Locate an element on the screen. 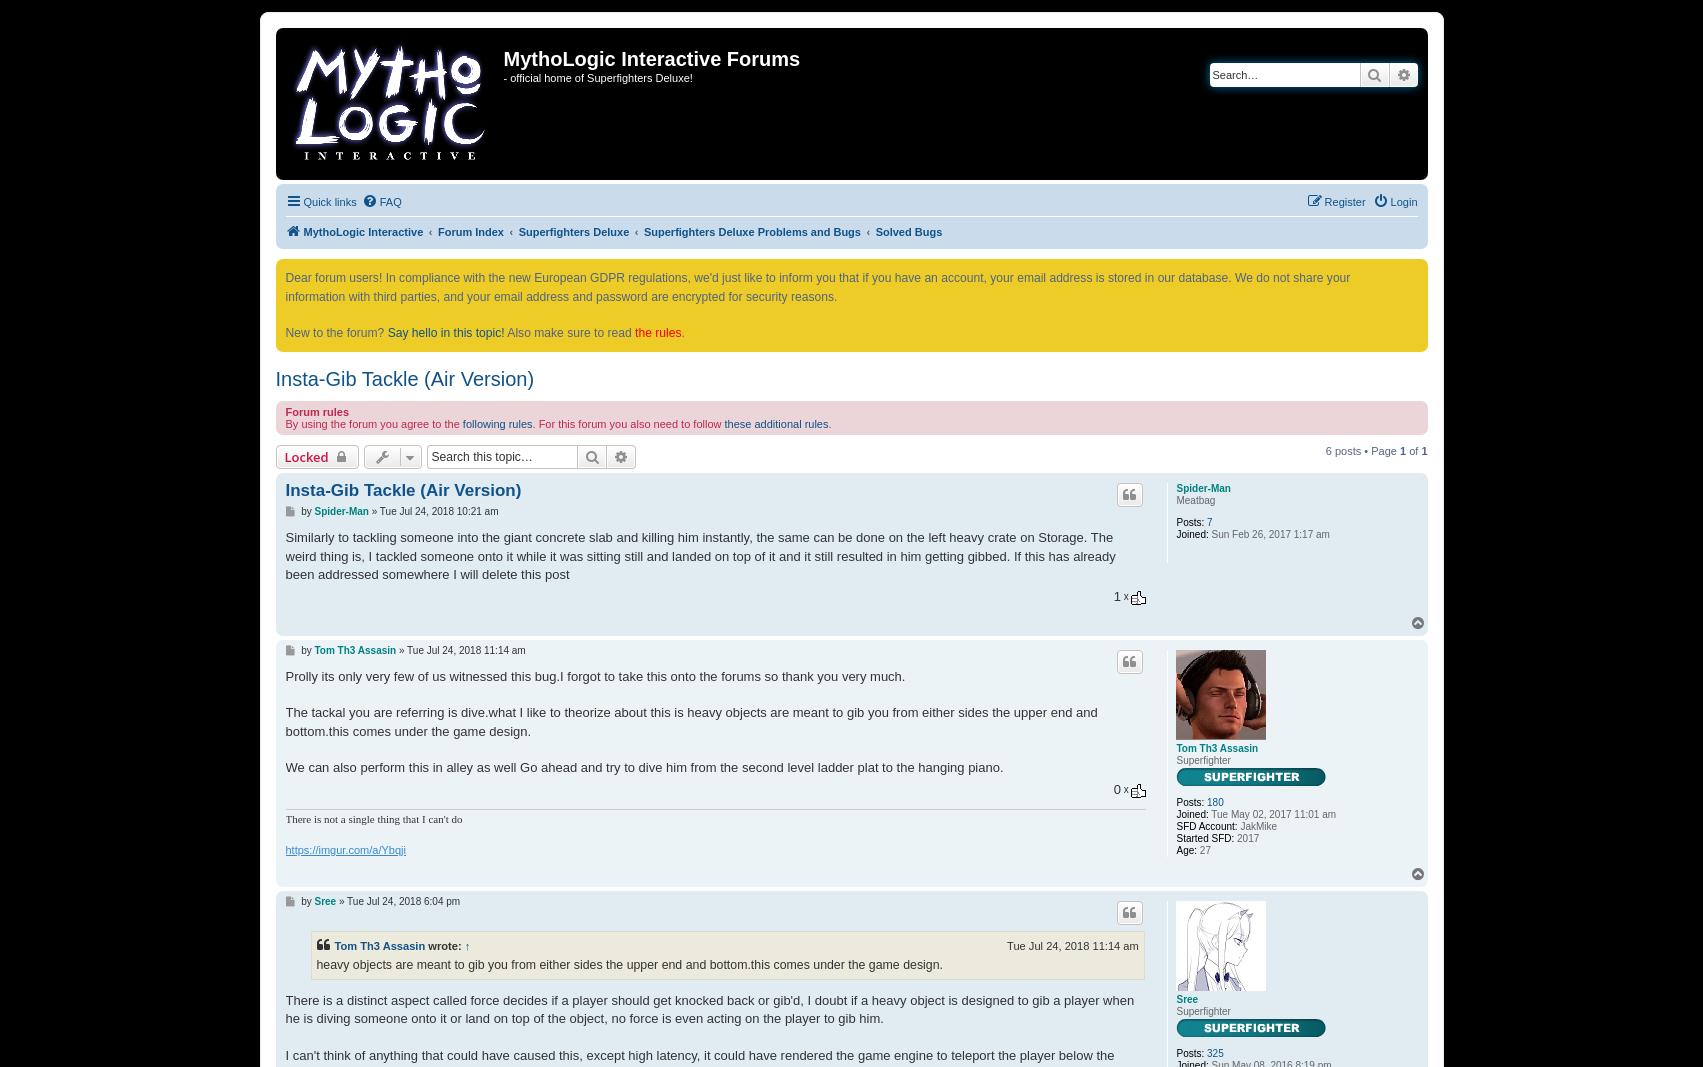 This screenshot has height=1067, width=1703. 'MythoLogic Interactive Forums' is located at coordinates (650, 58).